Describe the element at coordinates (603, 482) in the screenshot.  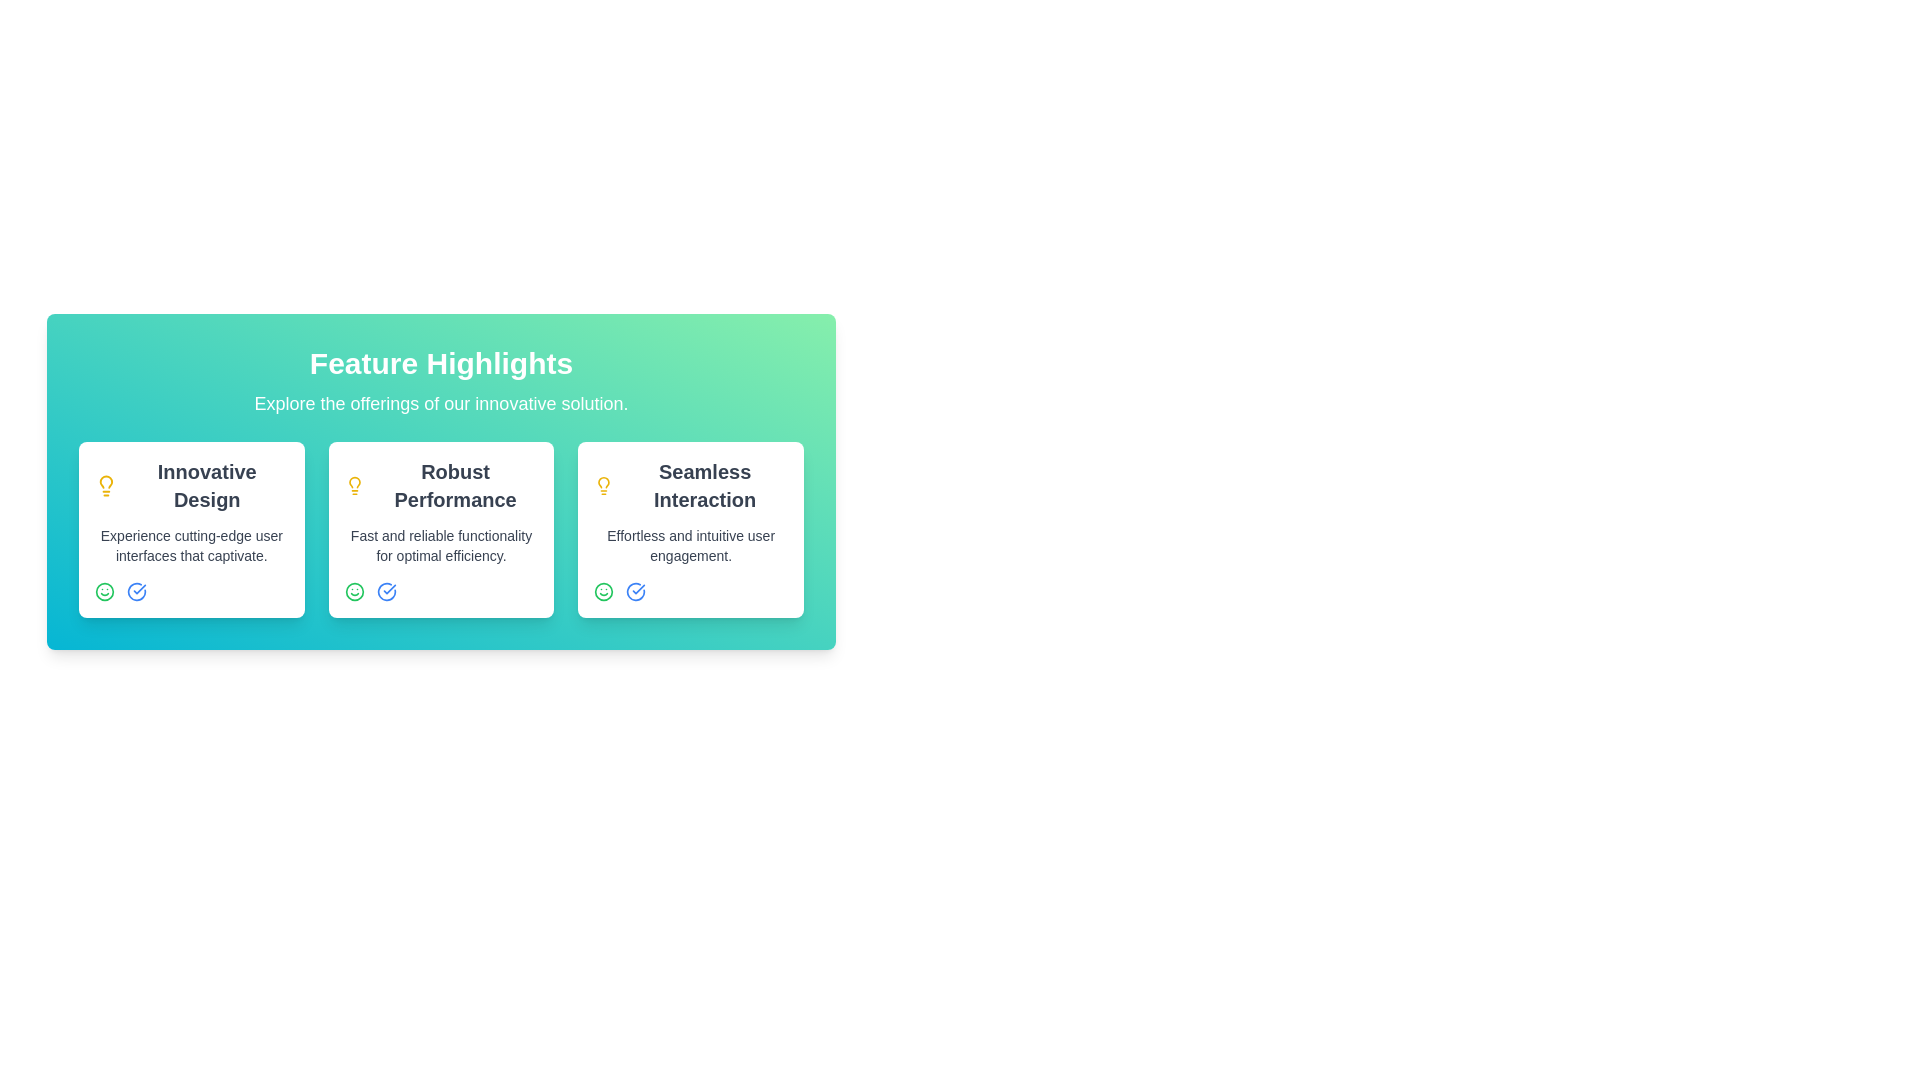
I see `the small, abstract light bulb icon with a yellow fill located in the top-left corner of the middle card beneath the heading 'Robust Performance'` at that location.